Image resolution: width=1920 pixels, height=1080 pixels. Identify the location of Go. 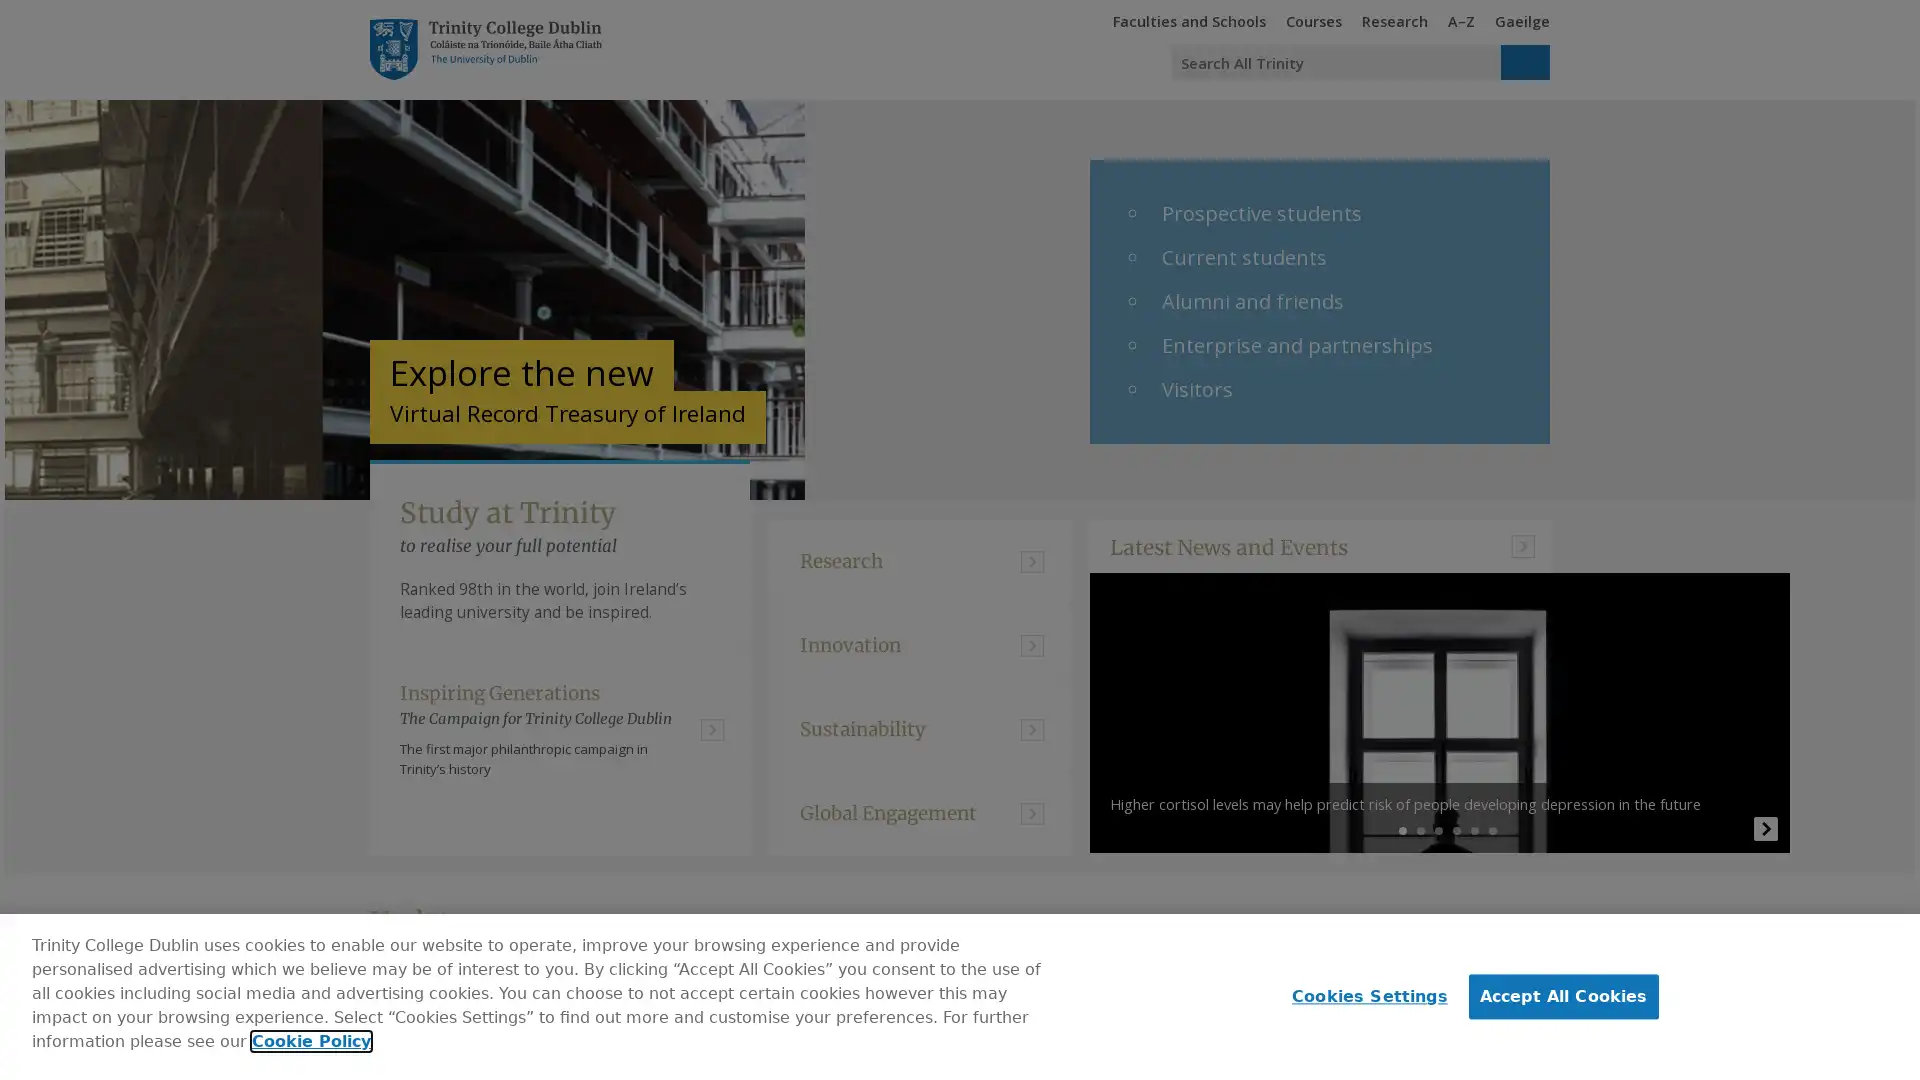
(1524, 61).